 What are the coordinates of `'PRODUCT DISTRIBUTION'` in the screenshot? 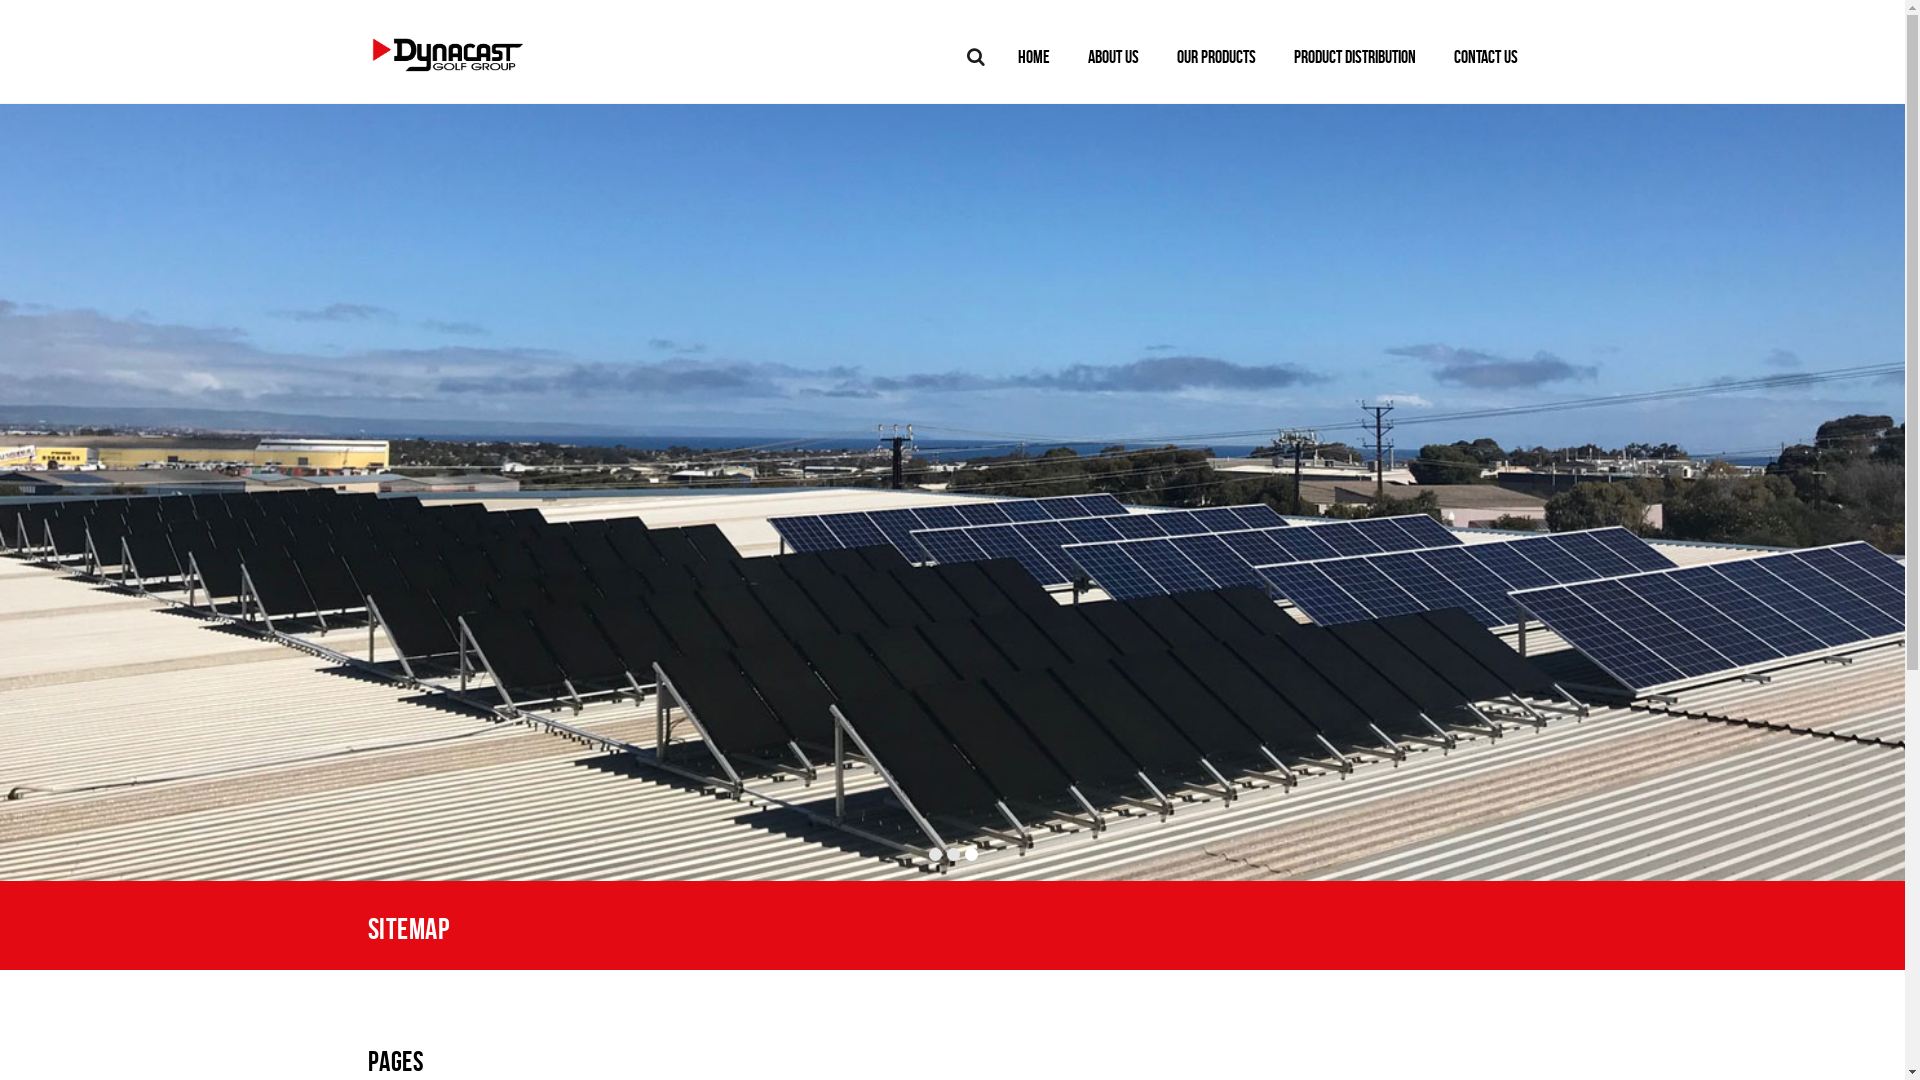 It's located at (1354, 56).